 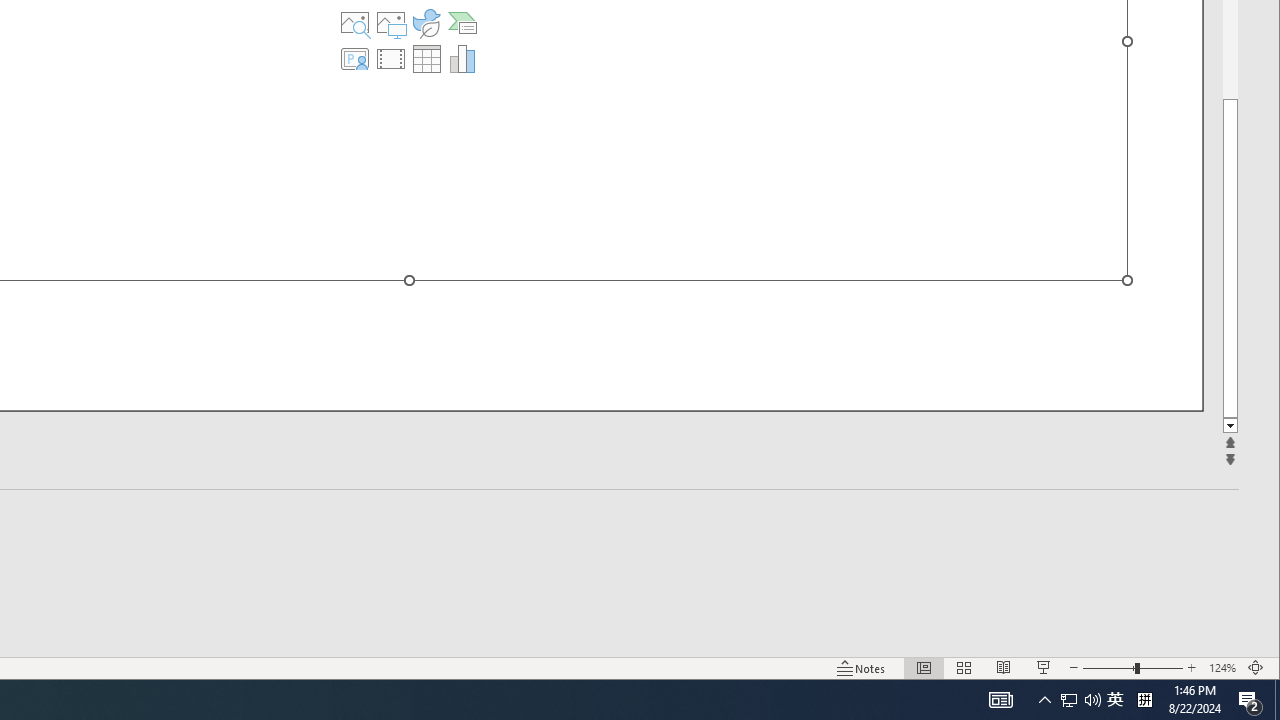 I want to click on 'User Promoted Notification Area', so click(x=1079, y=698).